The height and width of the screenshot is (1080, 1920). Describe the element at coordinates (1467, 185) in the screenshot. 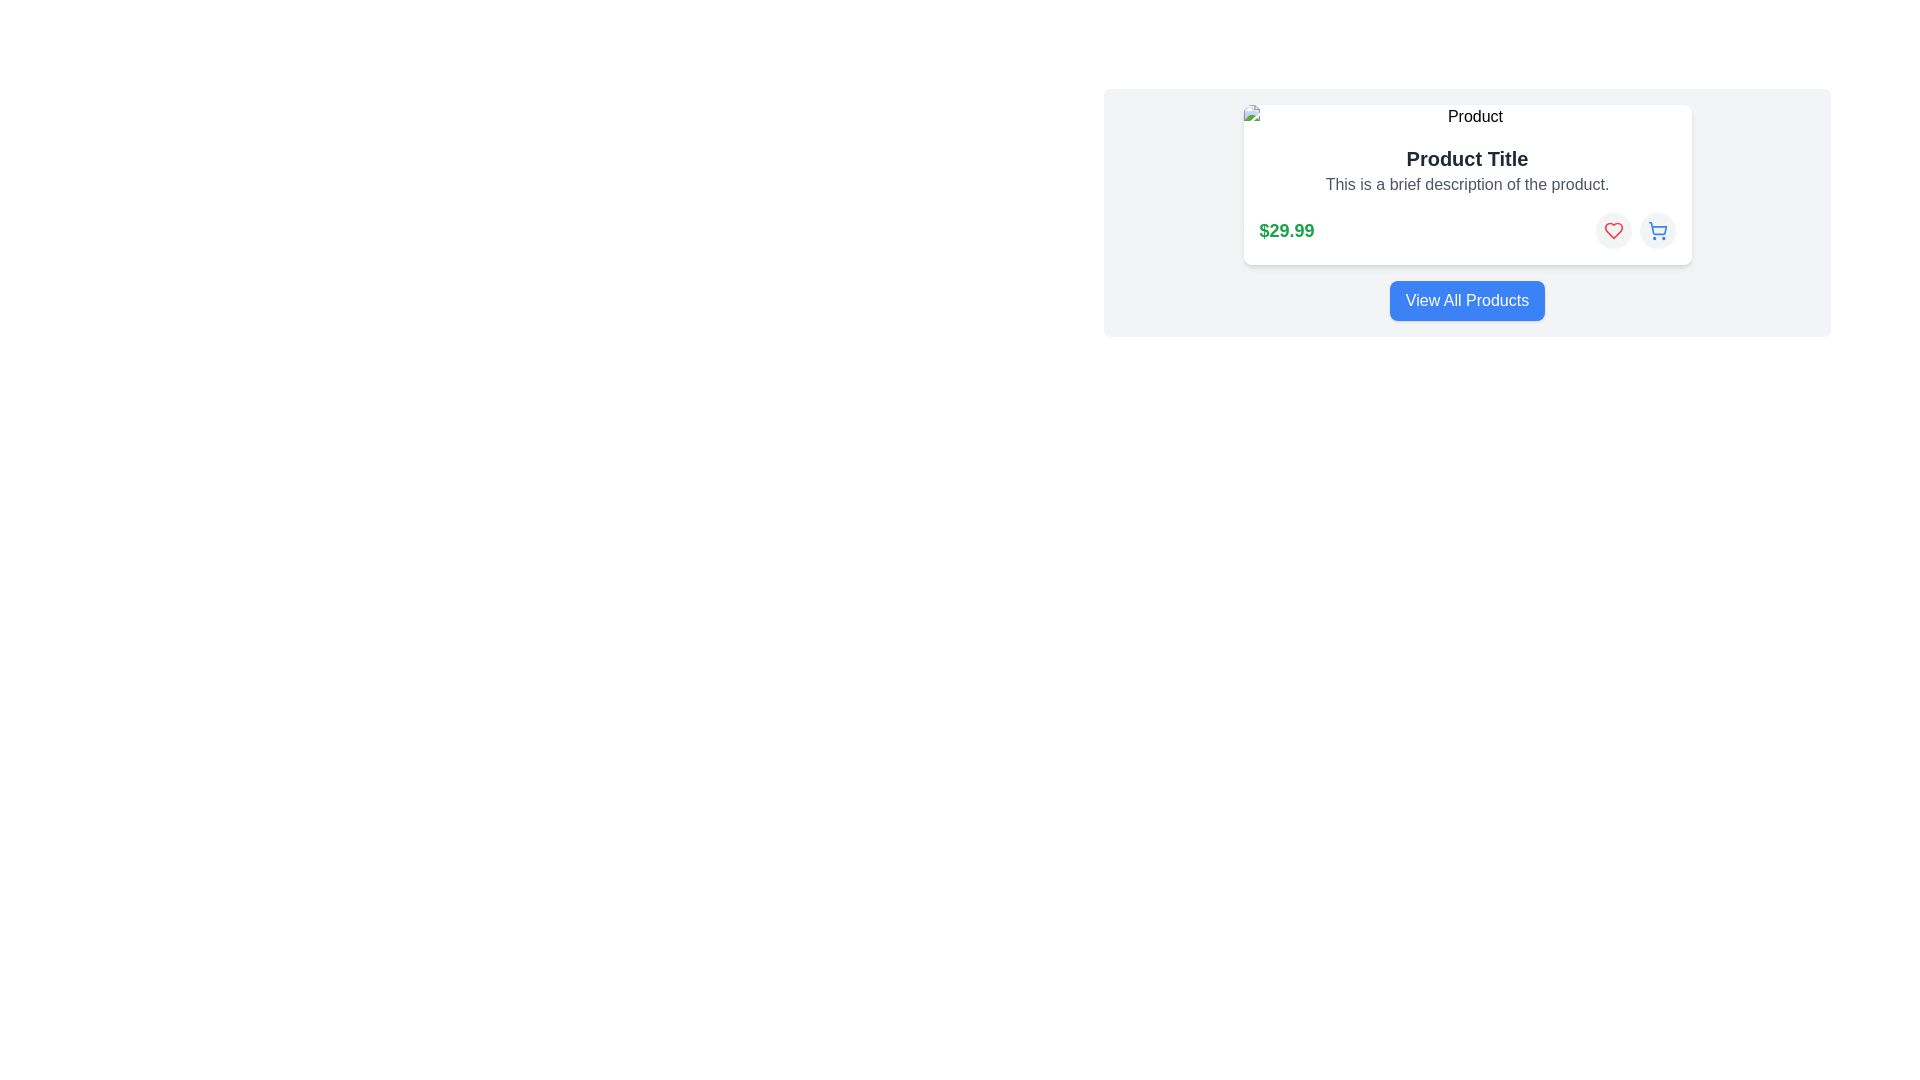

I see `the text label that provides a succinct textual description of the product, located below the 'Product Title' and above the price '$29.99'` at that location.